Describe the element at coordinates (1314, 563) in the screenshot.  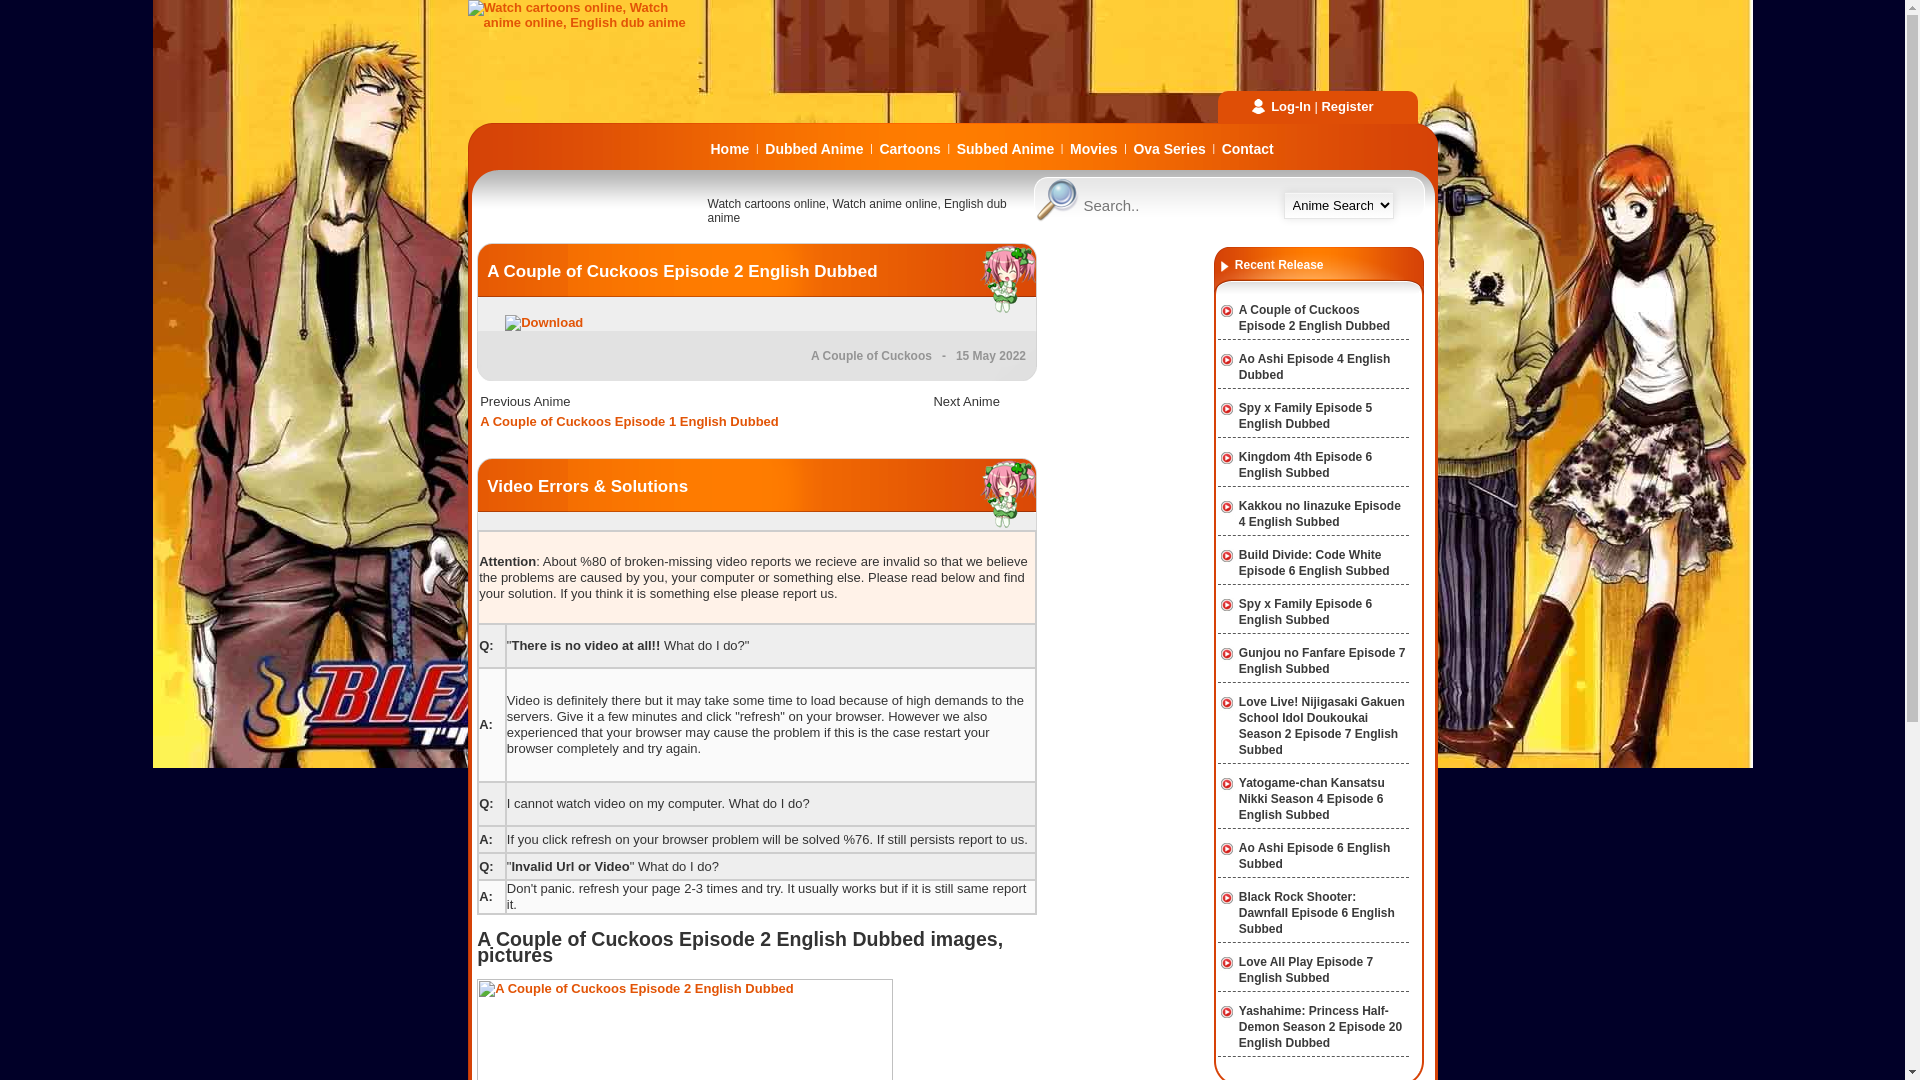
I see `'Build Divide: Code White Episode 6 English Subbed'` at that location.